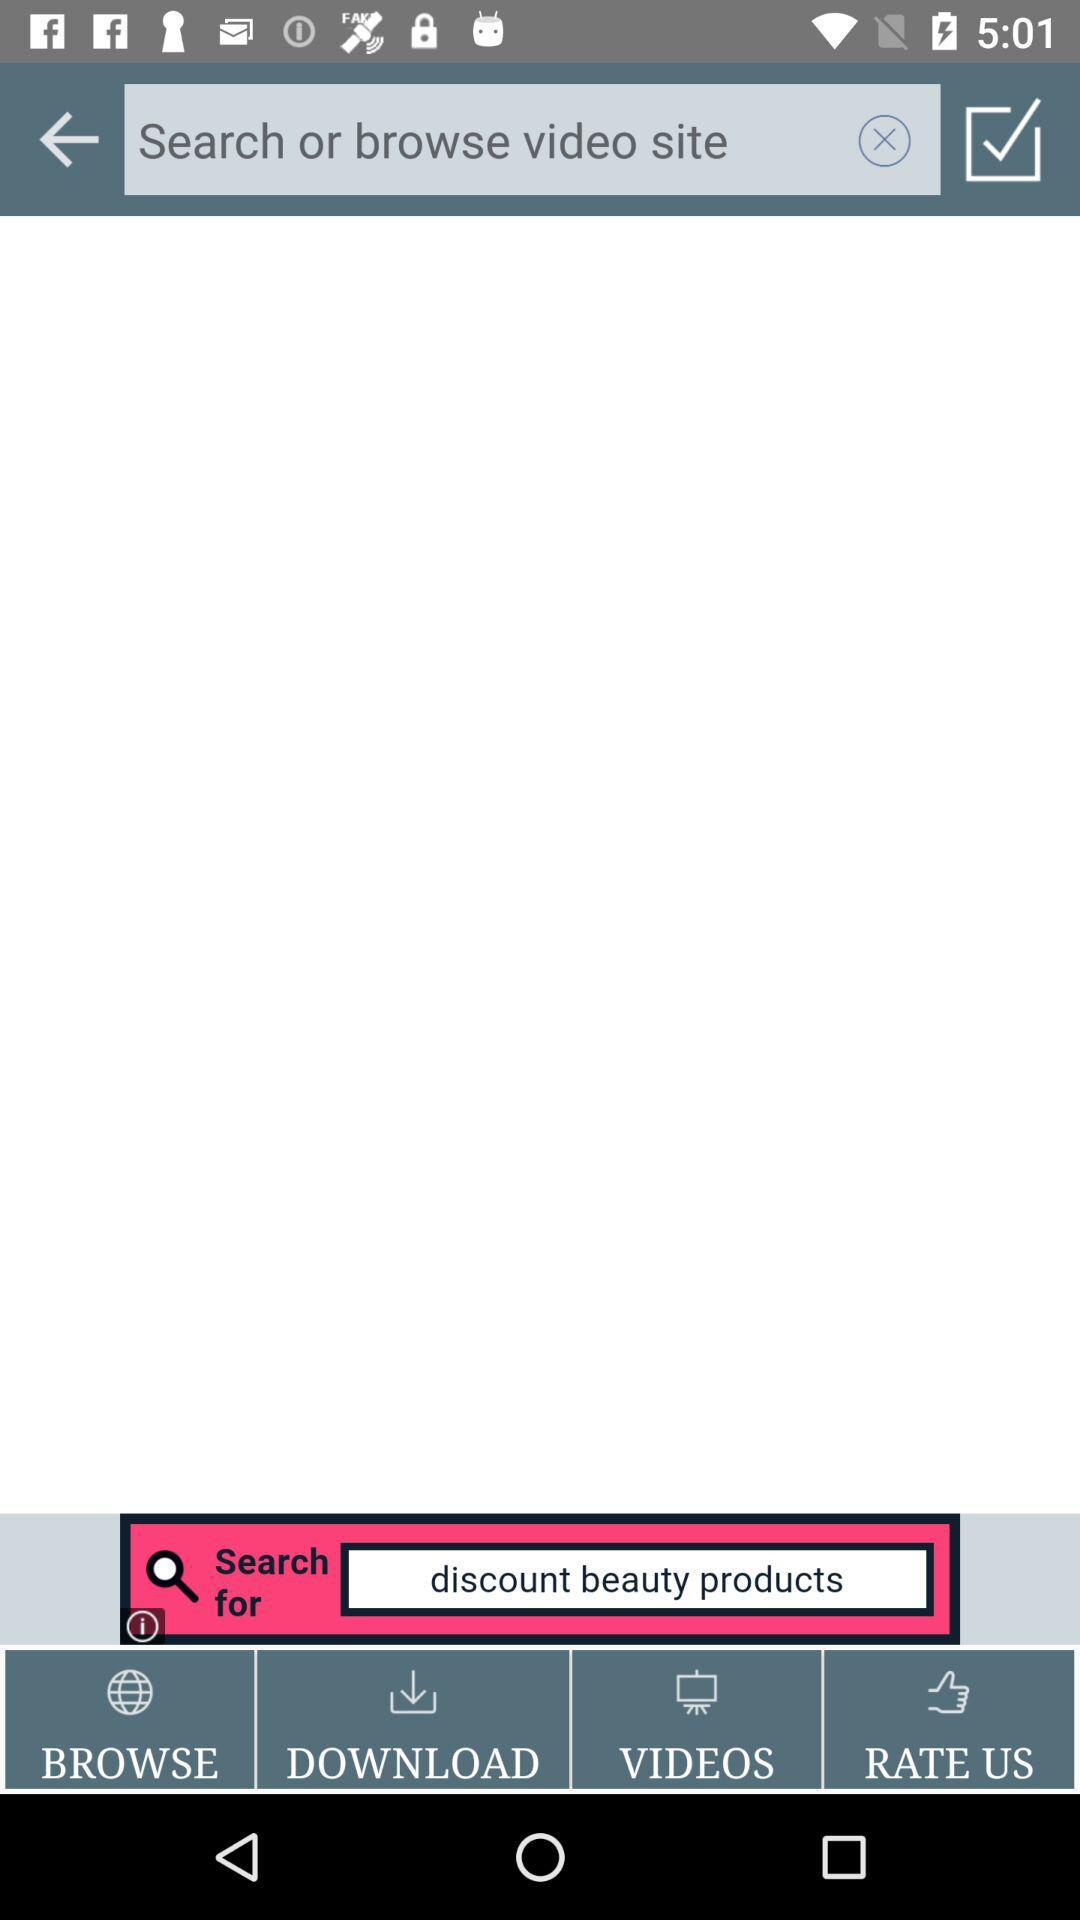 Image resolution: width=1080 pixels, height=1920 pixels. What do you see at coordinates (412, 1718) in the screenshot?
I see `the download icon` at bounding box center [412, 1718].